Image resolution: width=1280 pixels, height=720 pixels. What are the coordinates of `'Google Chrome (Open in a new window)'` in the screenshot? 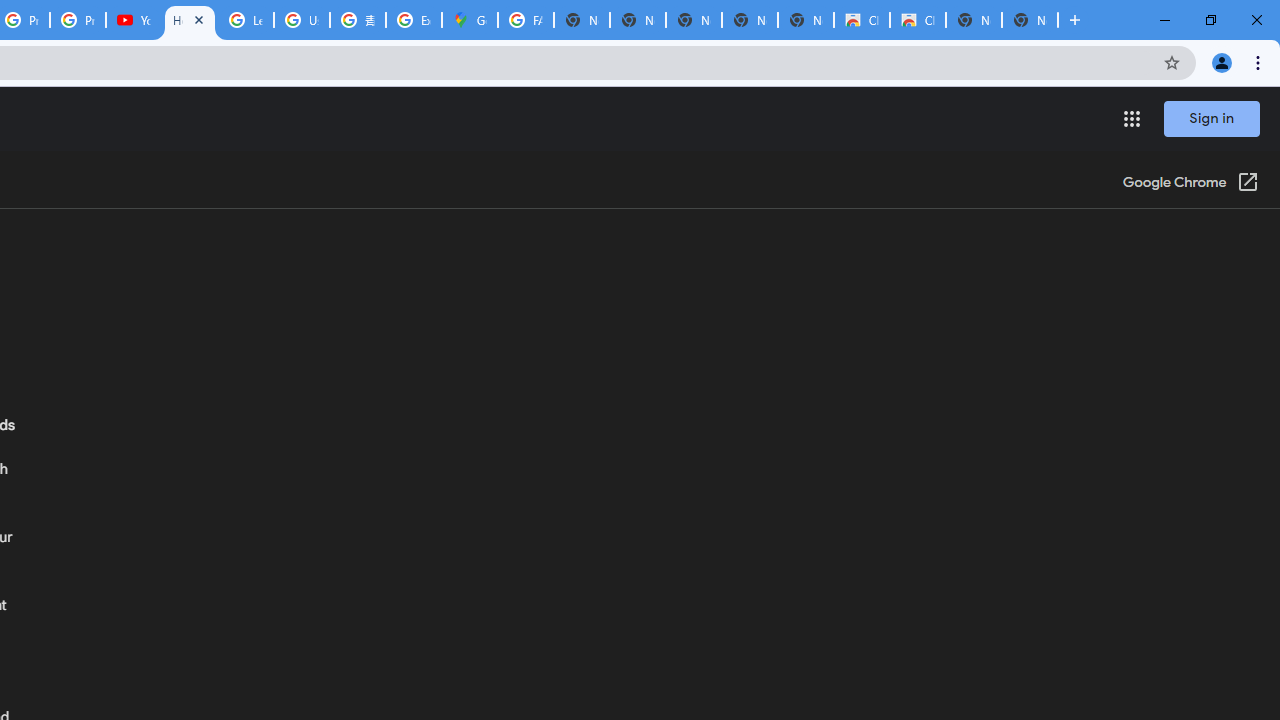 It's located at (1191, 183).